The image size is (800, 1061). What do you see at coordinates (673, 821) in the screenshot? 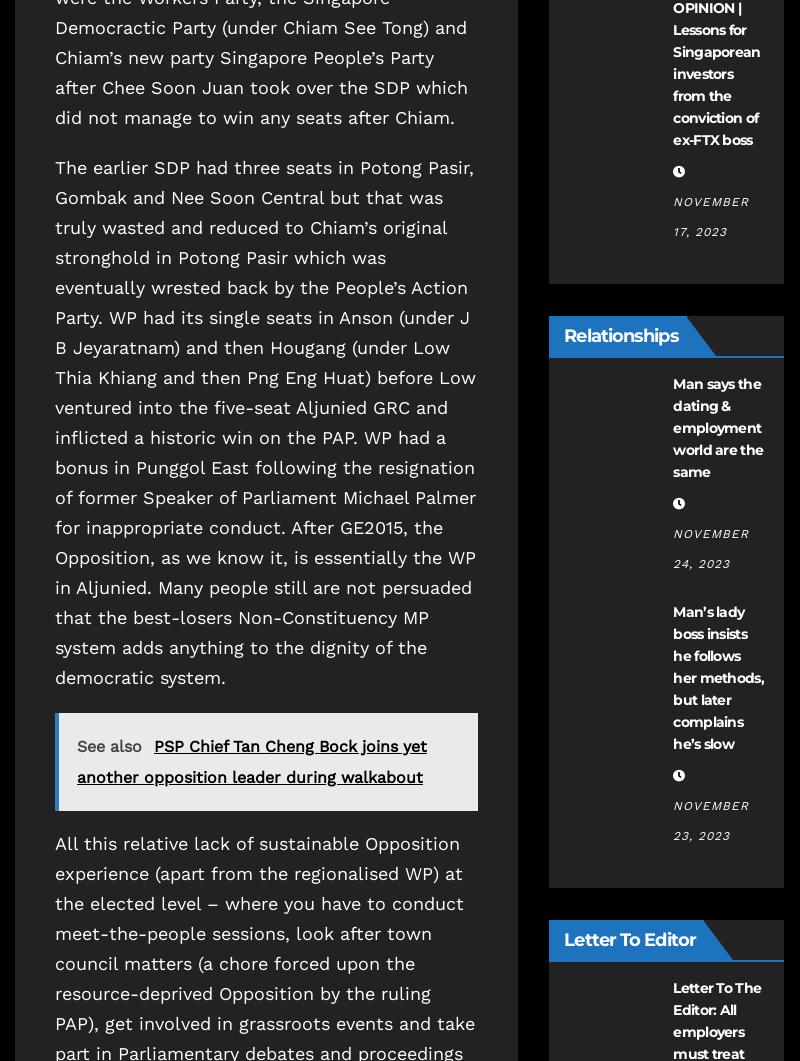
I see `'November 23, 2023'` at bounding box center [673, 821].